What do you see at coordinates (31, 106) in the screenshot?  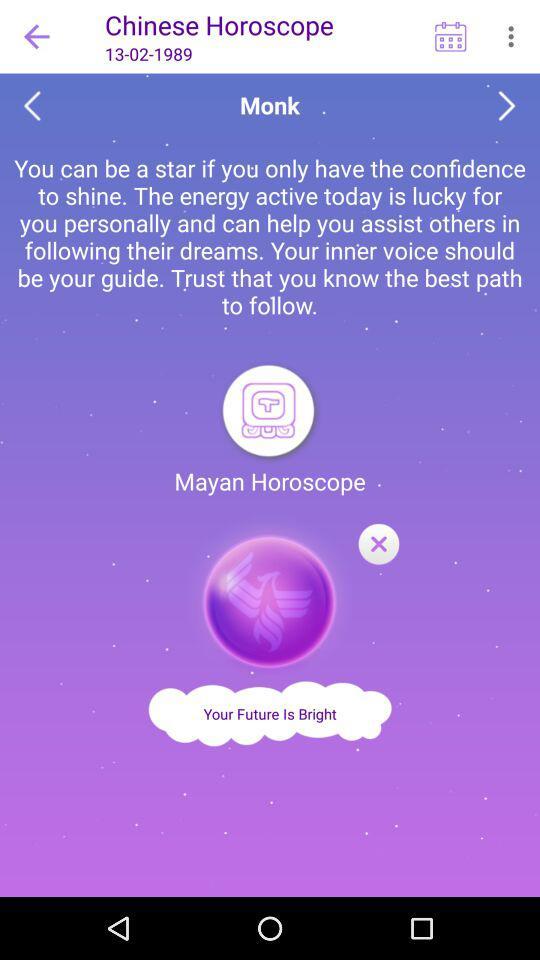 I see `previus zodiac sign` at bounding box center [31, 106].